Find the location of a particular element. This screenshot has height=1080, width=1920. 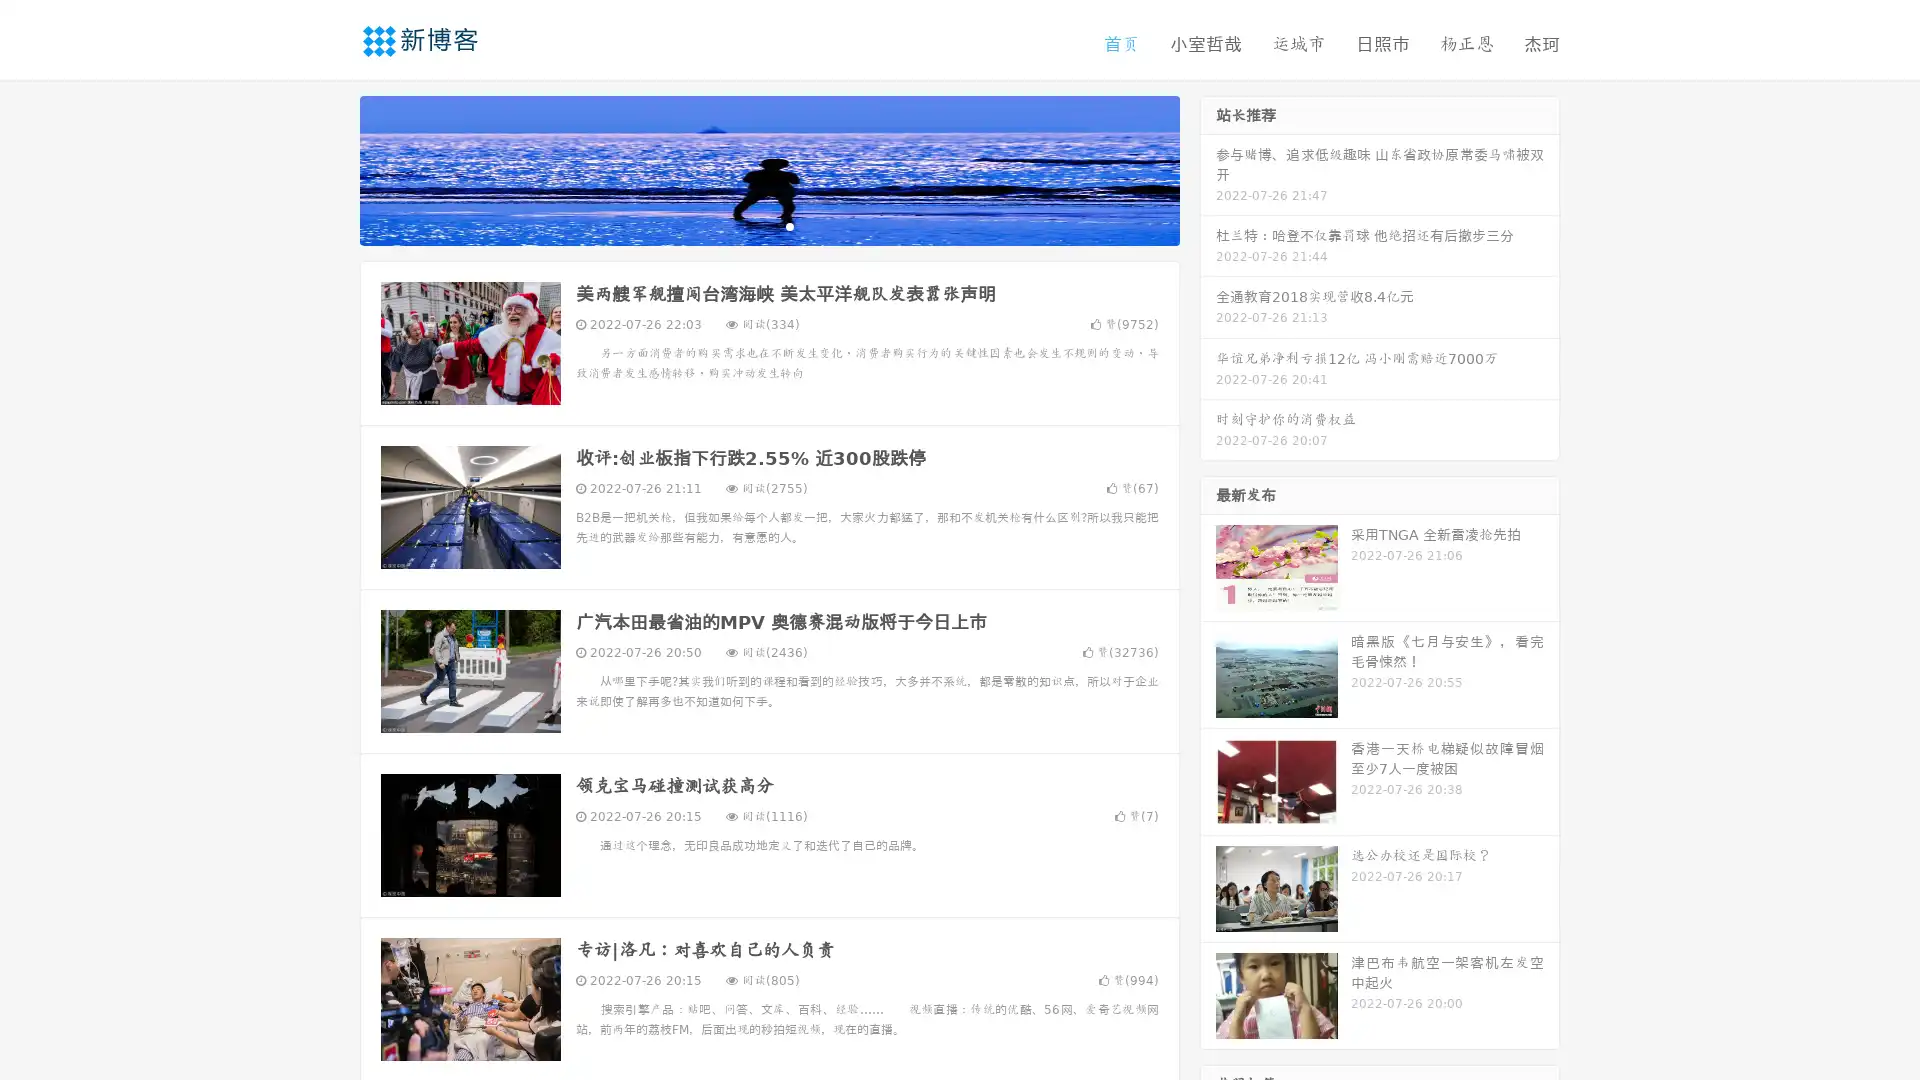

Go to slide 3 is located at coordinates (789, 225).